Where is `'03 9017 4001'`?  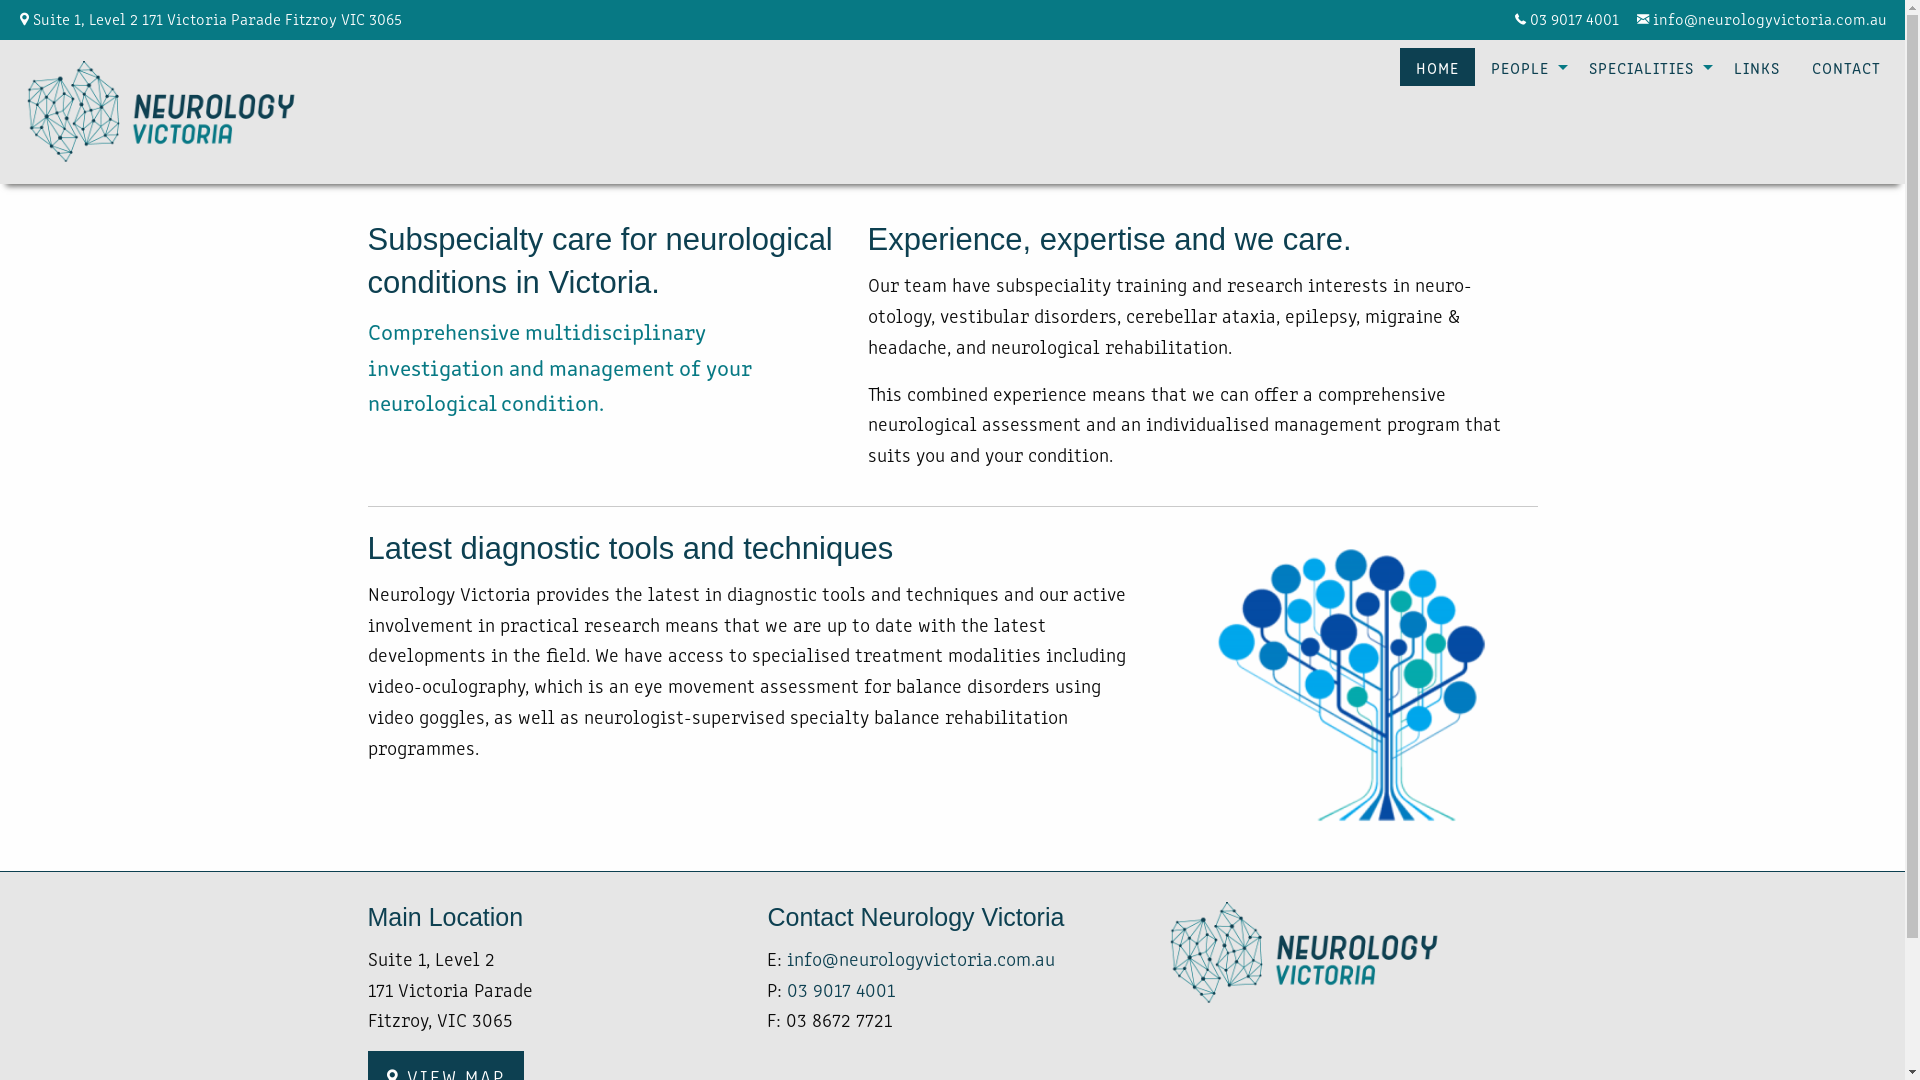
'03 9017 4001' is located at coordinates (1515, 19).